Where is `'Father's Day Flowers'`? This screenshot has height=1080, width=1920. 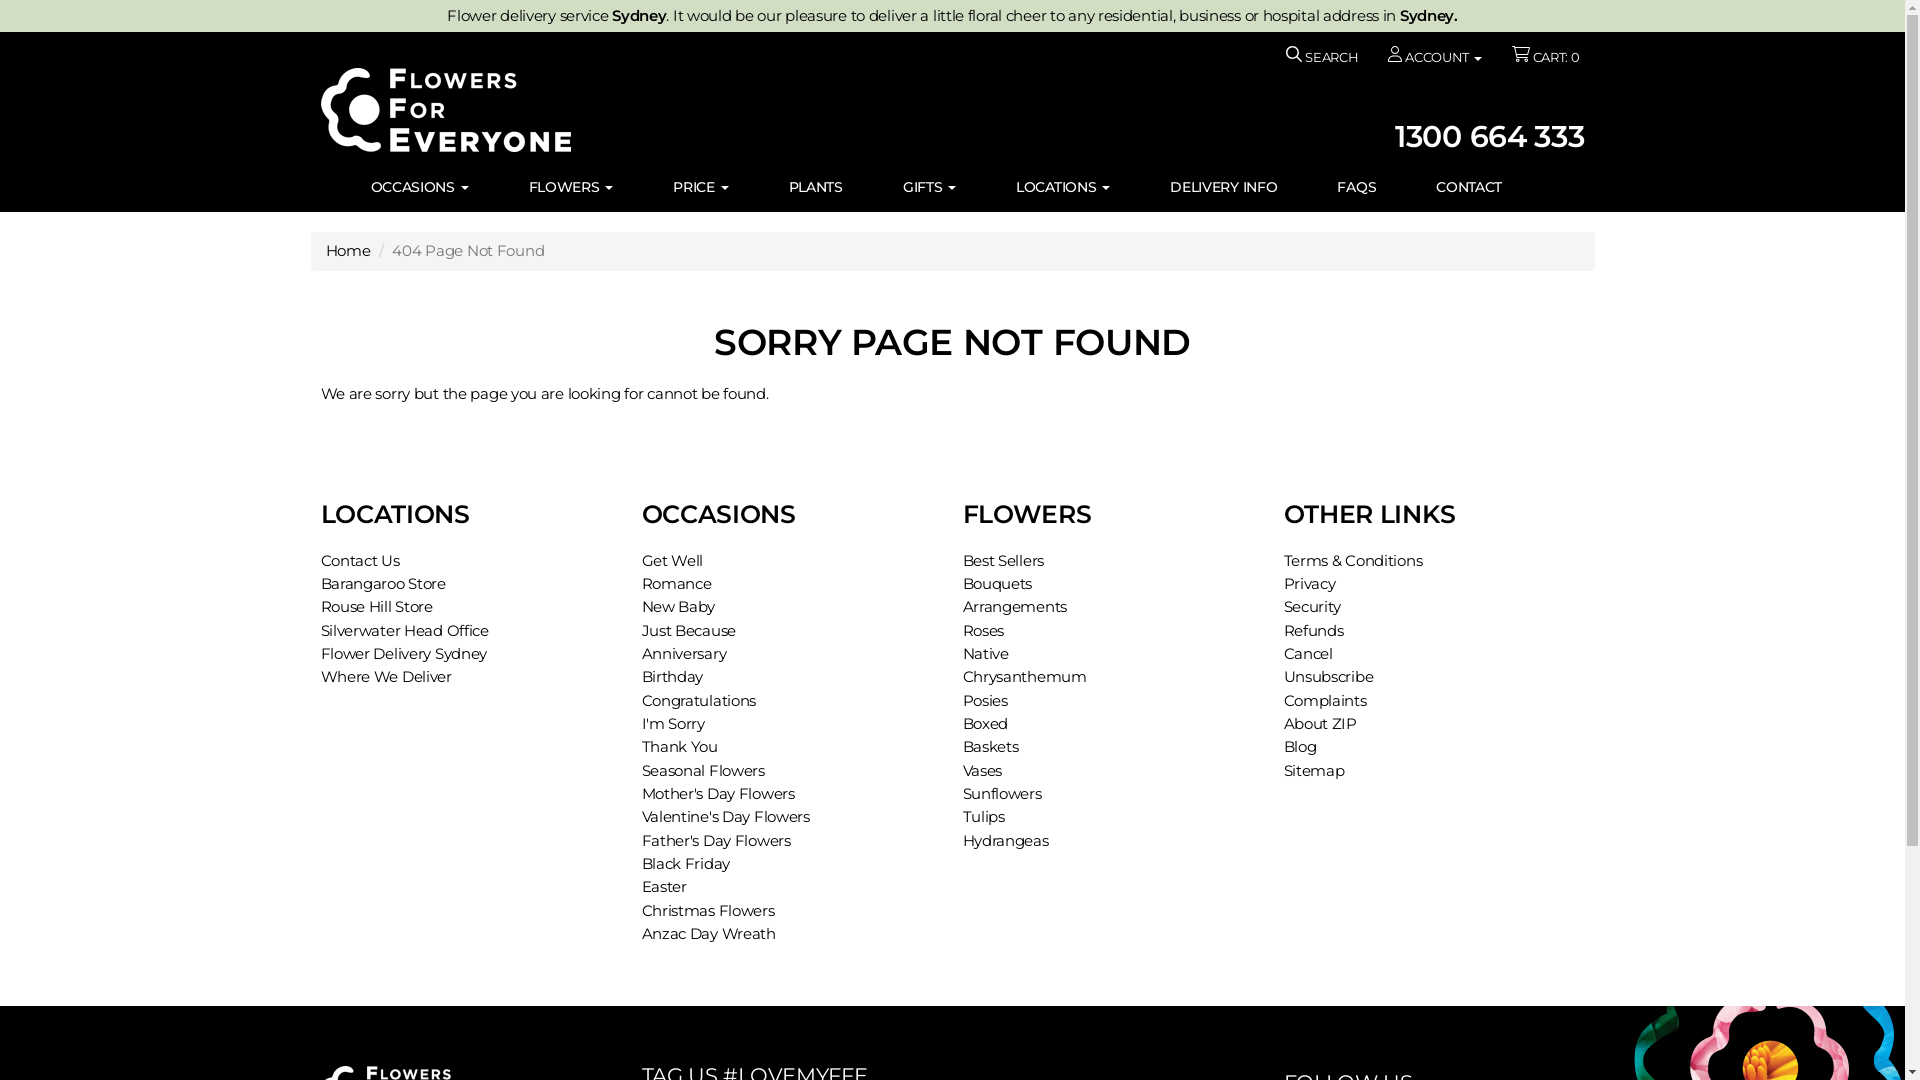
'Father's Day Flowers' is located at coordinates (716, 840).